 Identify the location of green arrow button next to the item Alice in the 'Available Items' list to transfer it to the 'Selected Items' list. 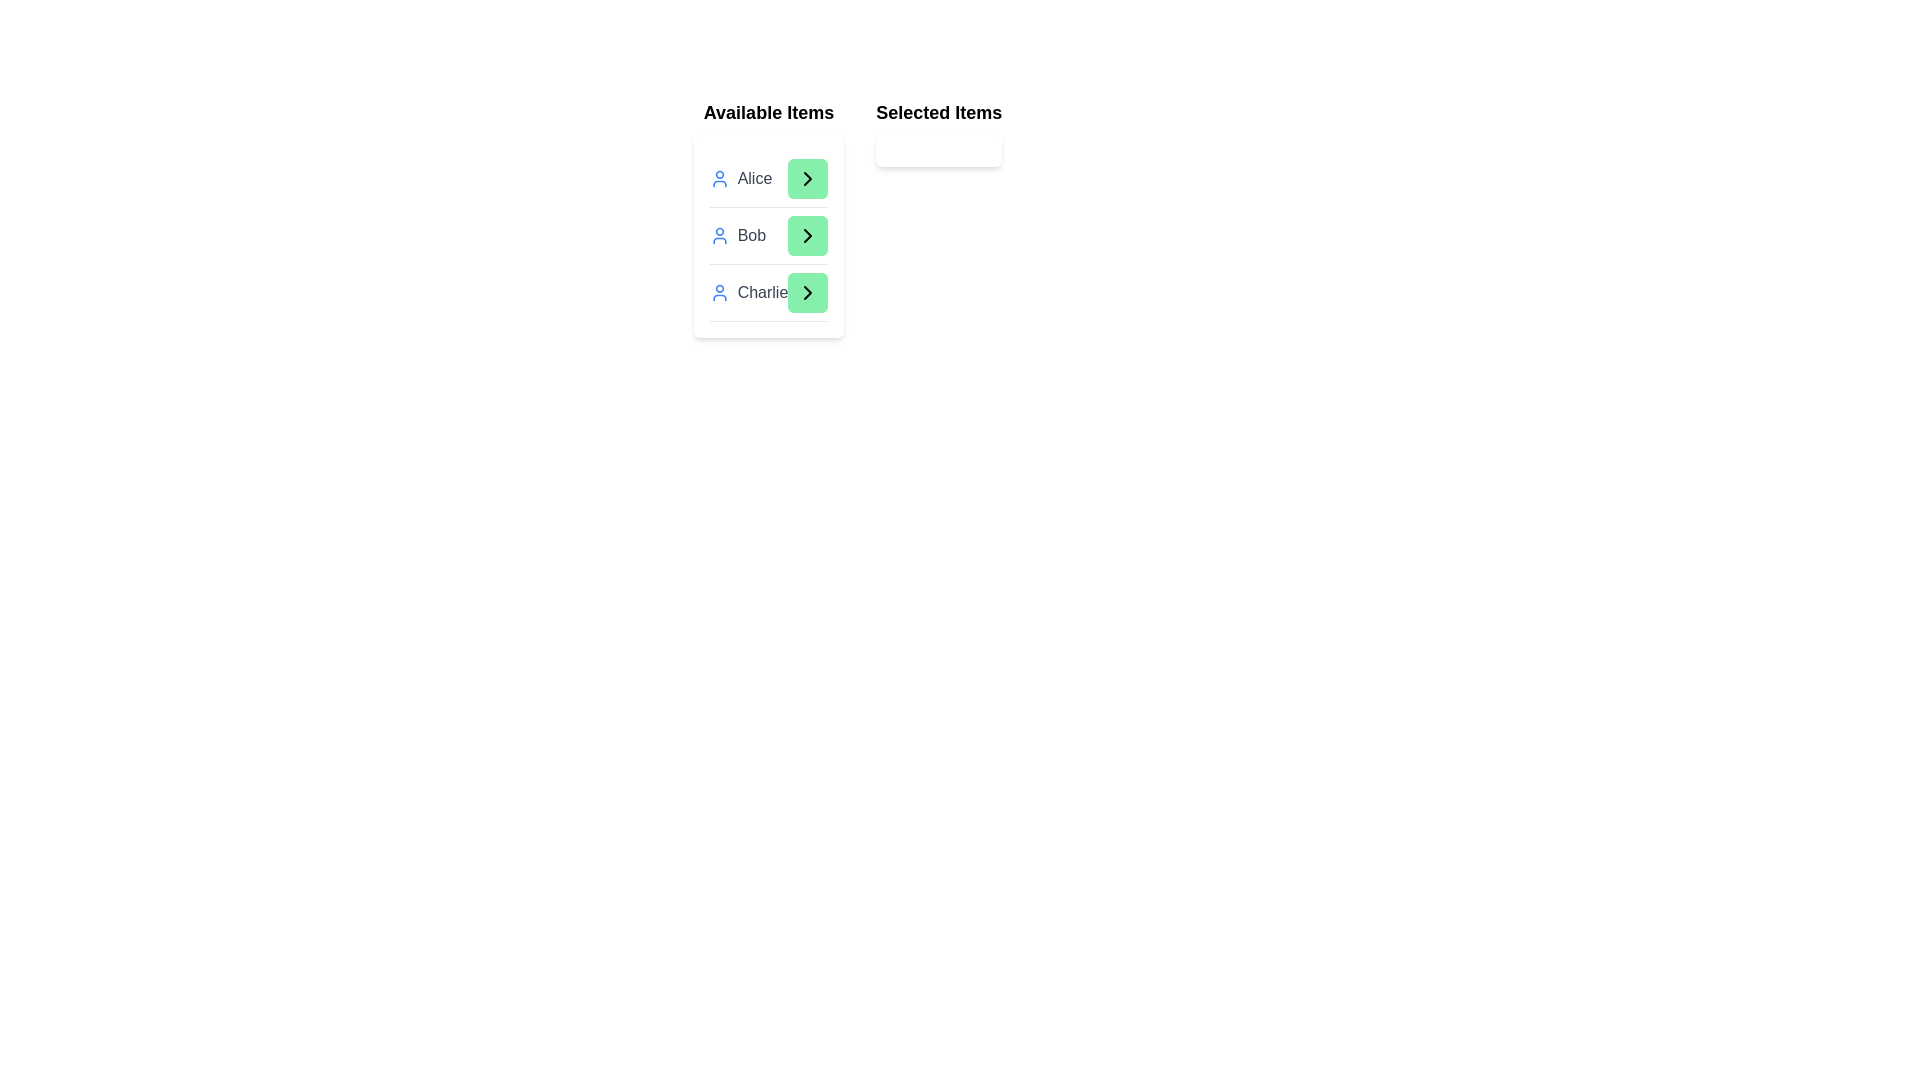
(808, 177).